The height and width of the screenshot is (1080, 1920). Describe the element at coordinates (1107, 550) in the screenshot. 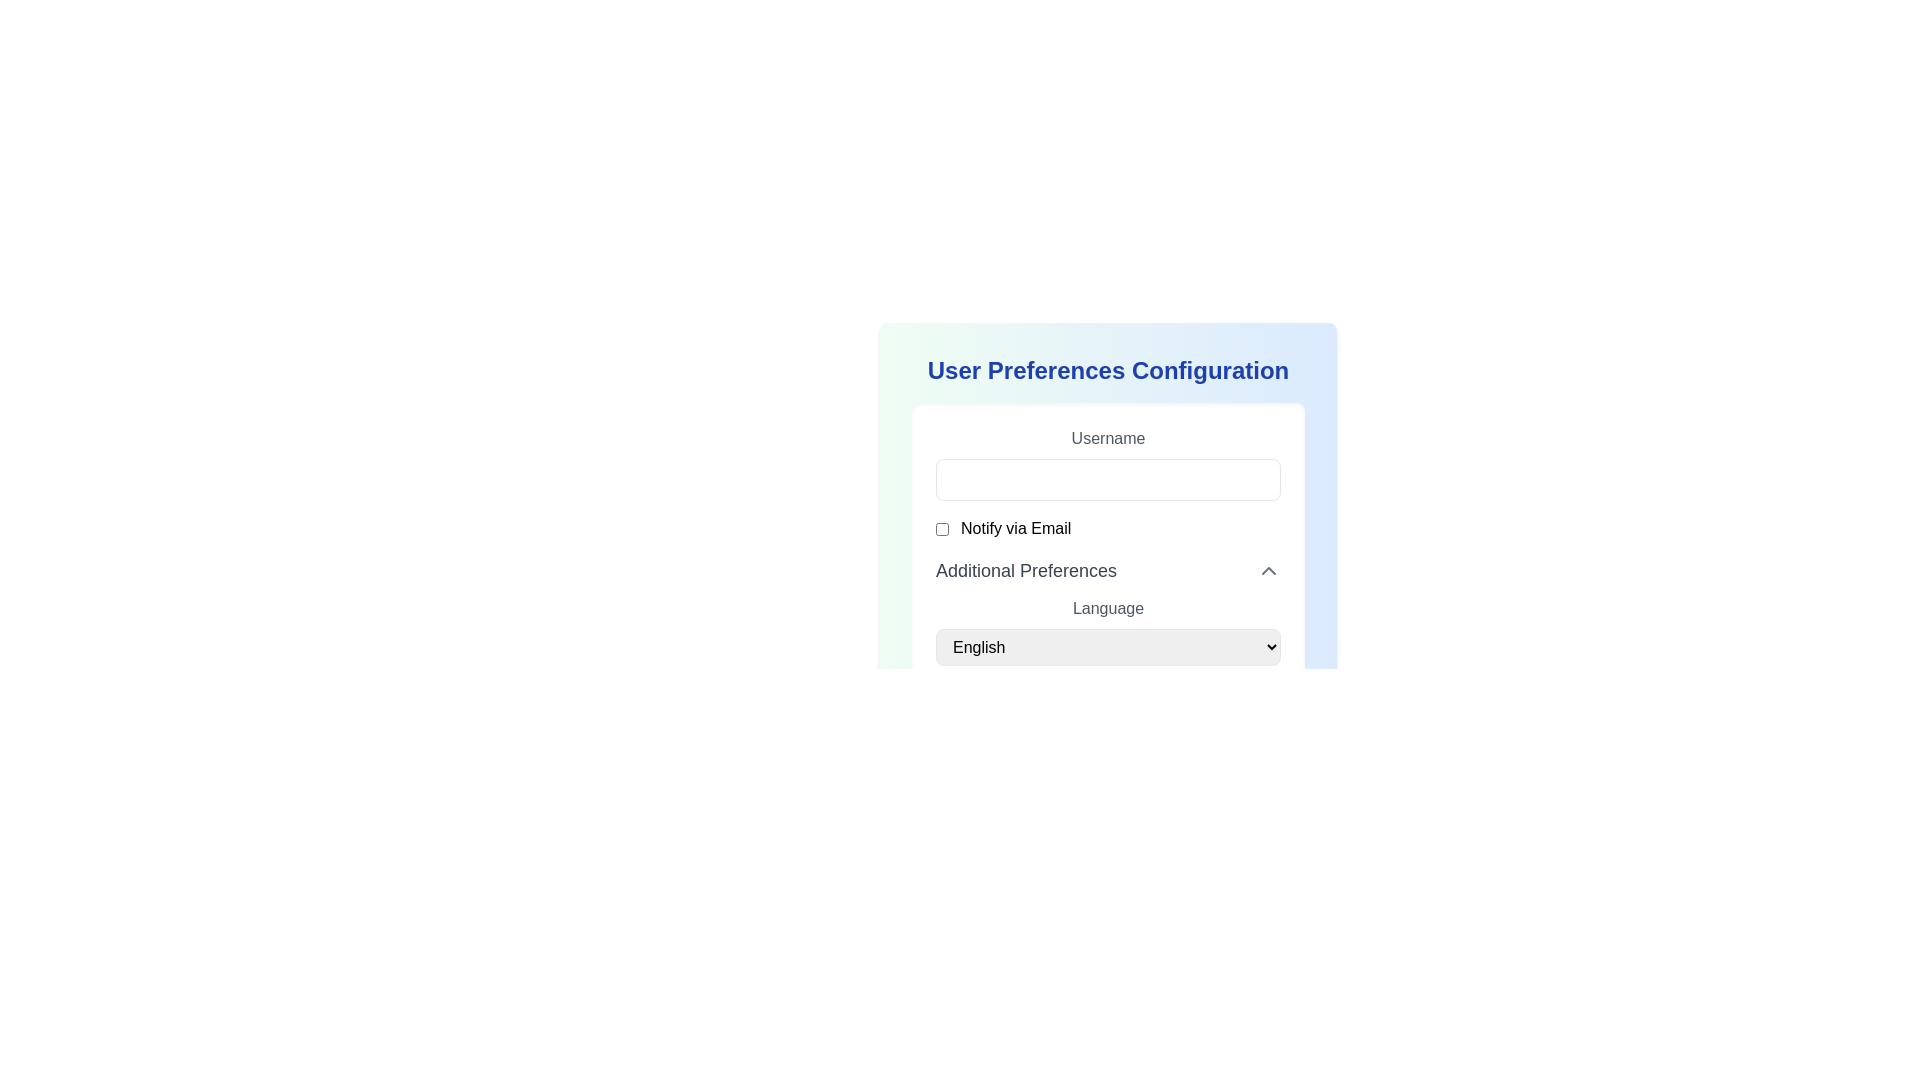

I see `the visual indicator located centrally under the 'Notify via Email' checkbox and before the 'Additional Preferences' dropdown` at that location.